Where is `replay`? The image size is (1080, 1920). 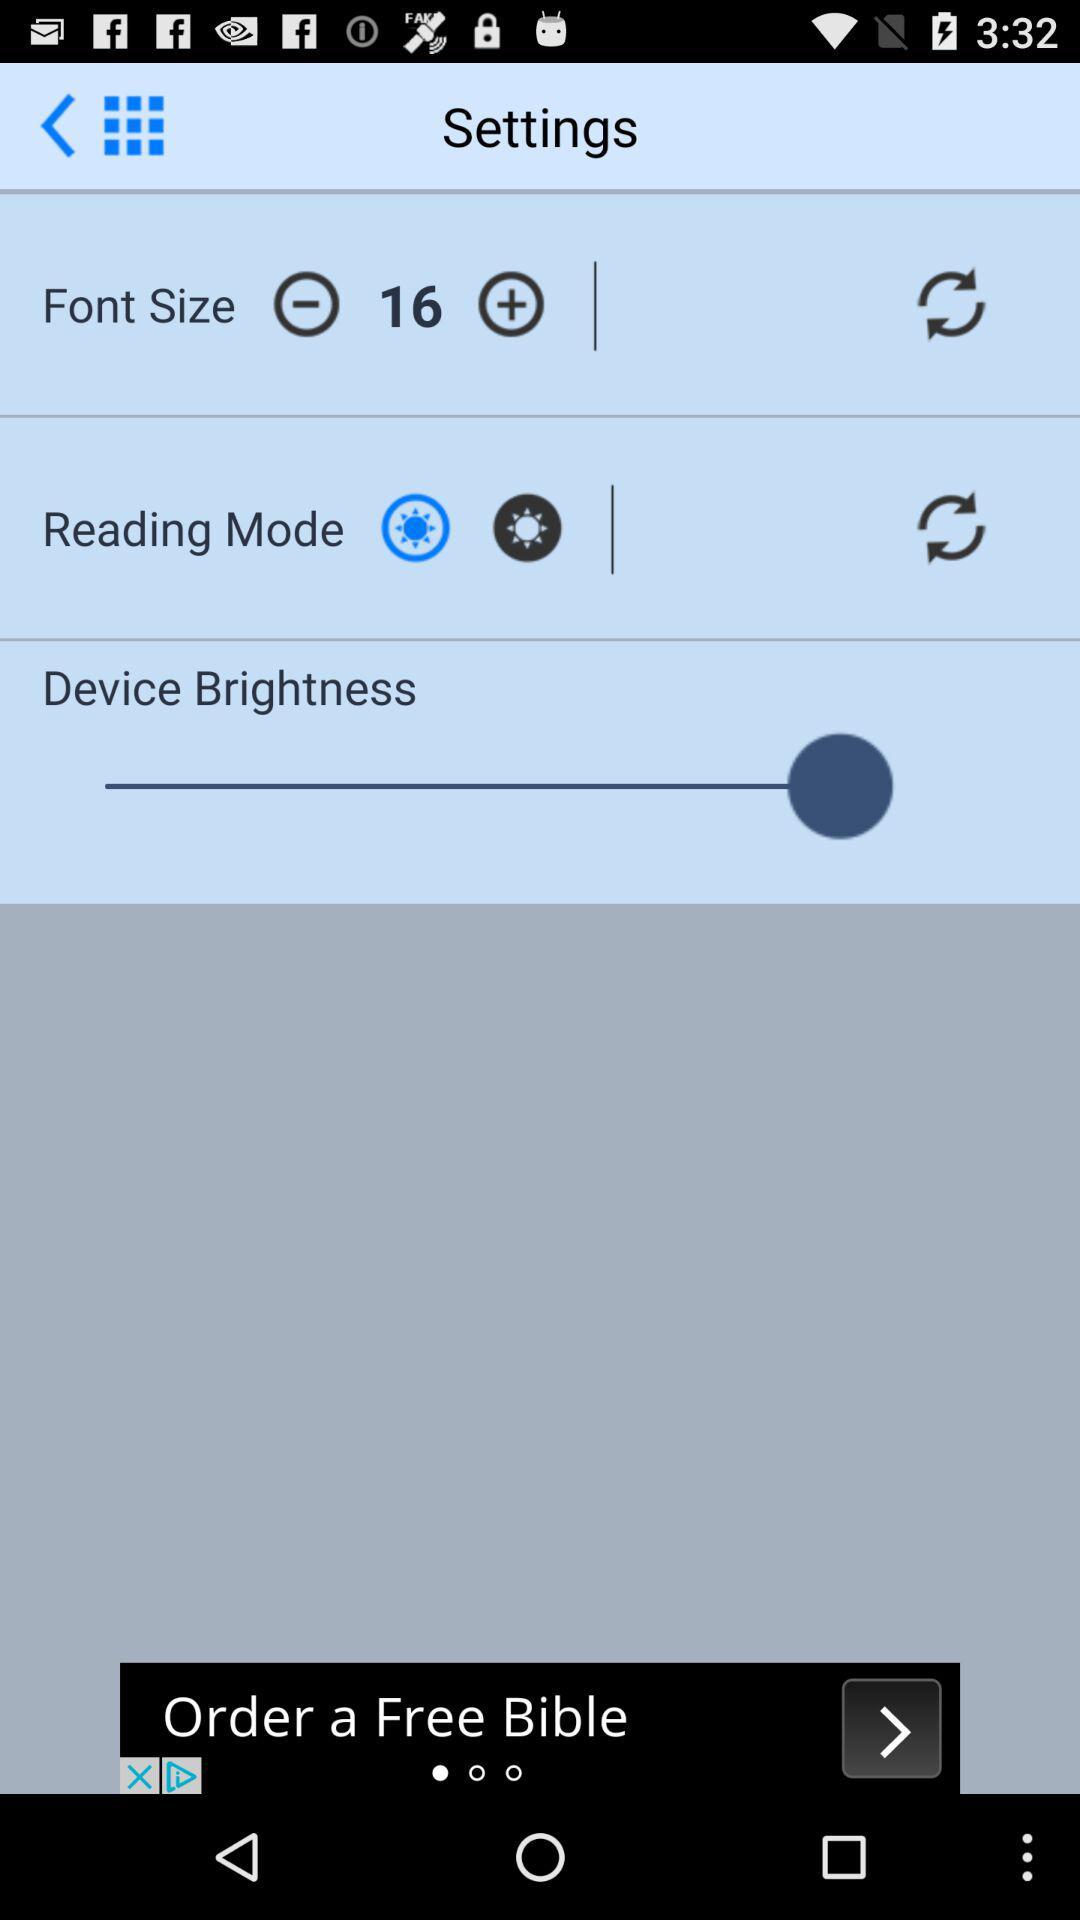
replay is located at coordinates (950, 527).